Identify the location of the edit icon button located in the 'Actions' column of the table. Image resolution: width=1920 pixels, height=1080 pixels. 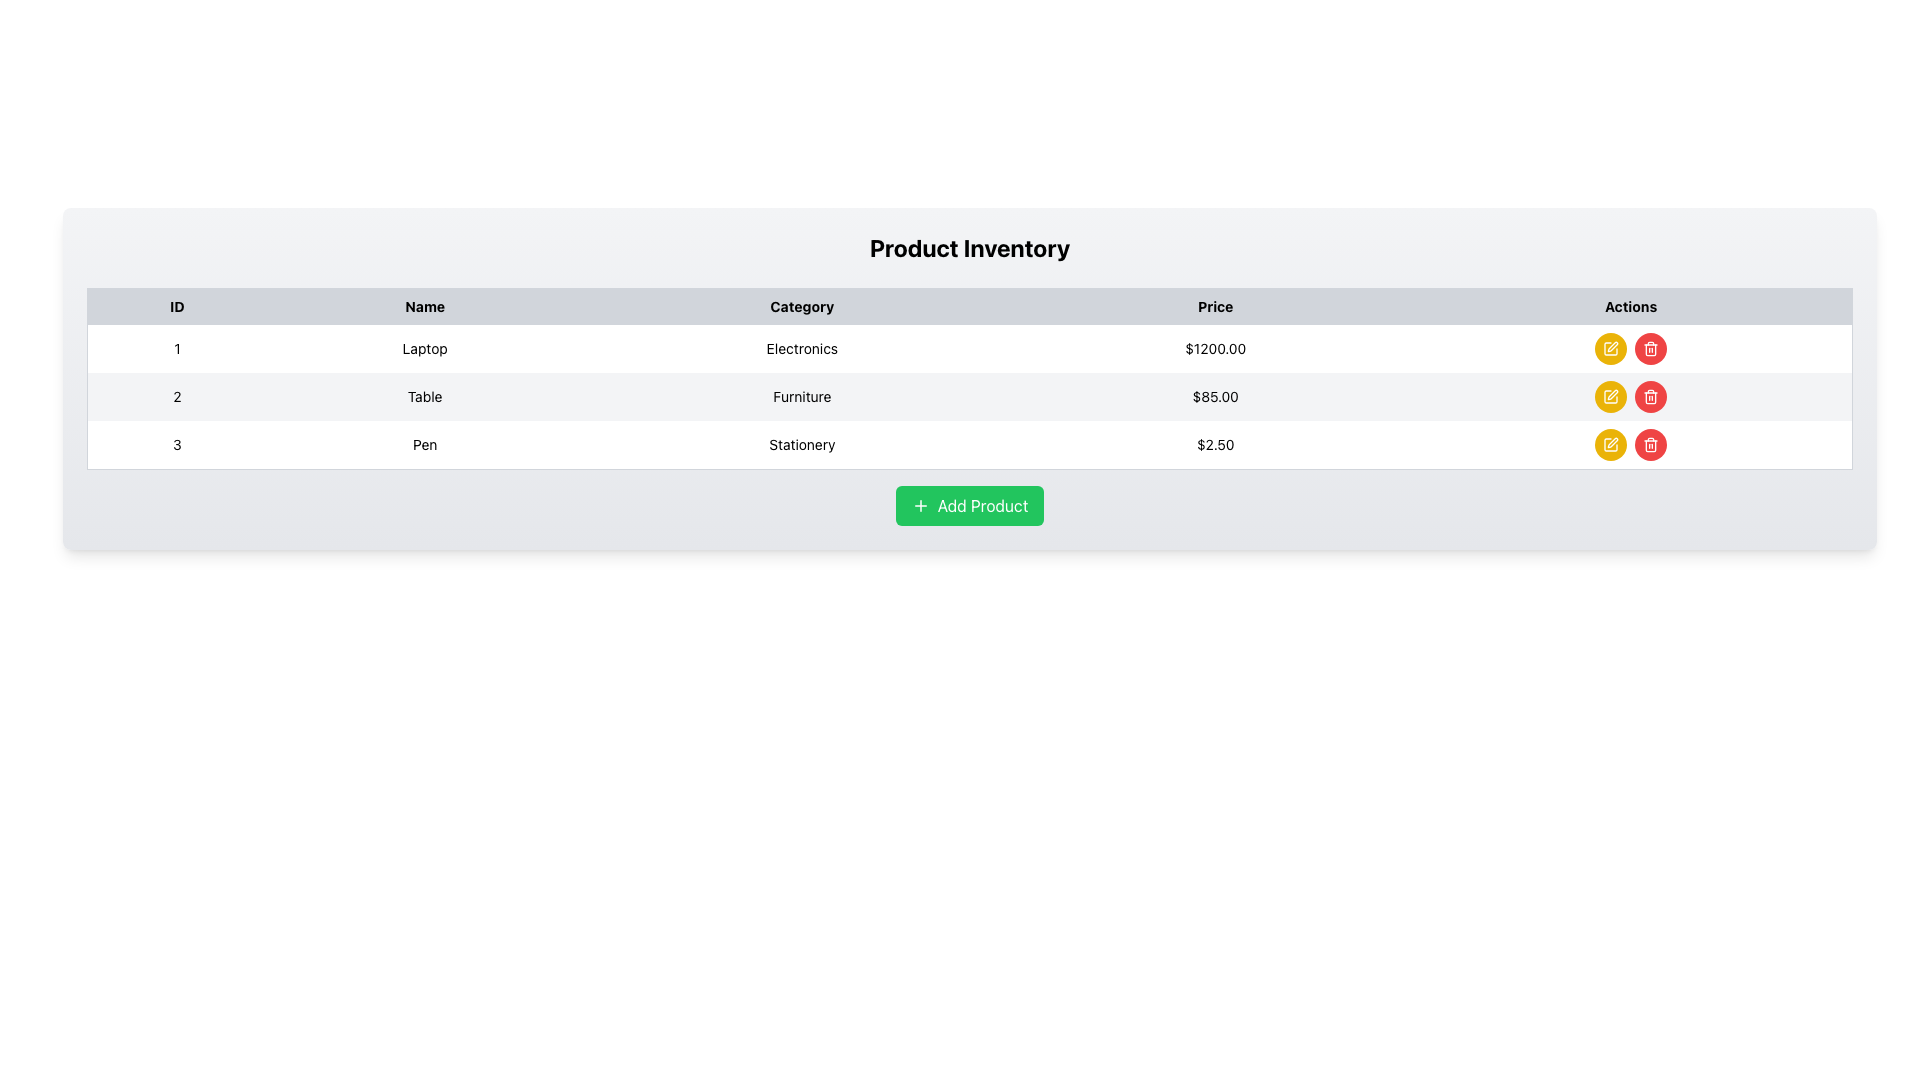
(1611, 347).